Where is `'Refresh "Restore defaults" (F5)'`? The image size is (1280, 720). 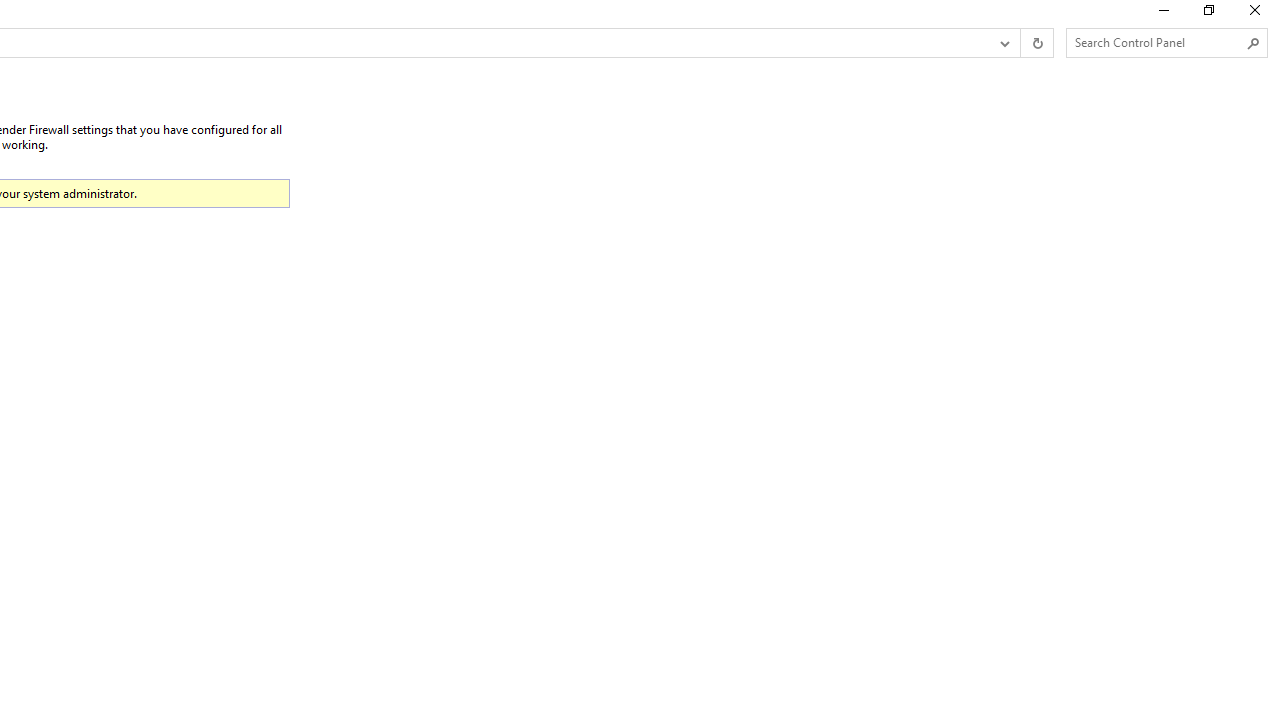 'Refresh "Restore defaults" (F5)' is located at coordinates (1036, 43).